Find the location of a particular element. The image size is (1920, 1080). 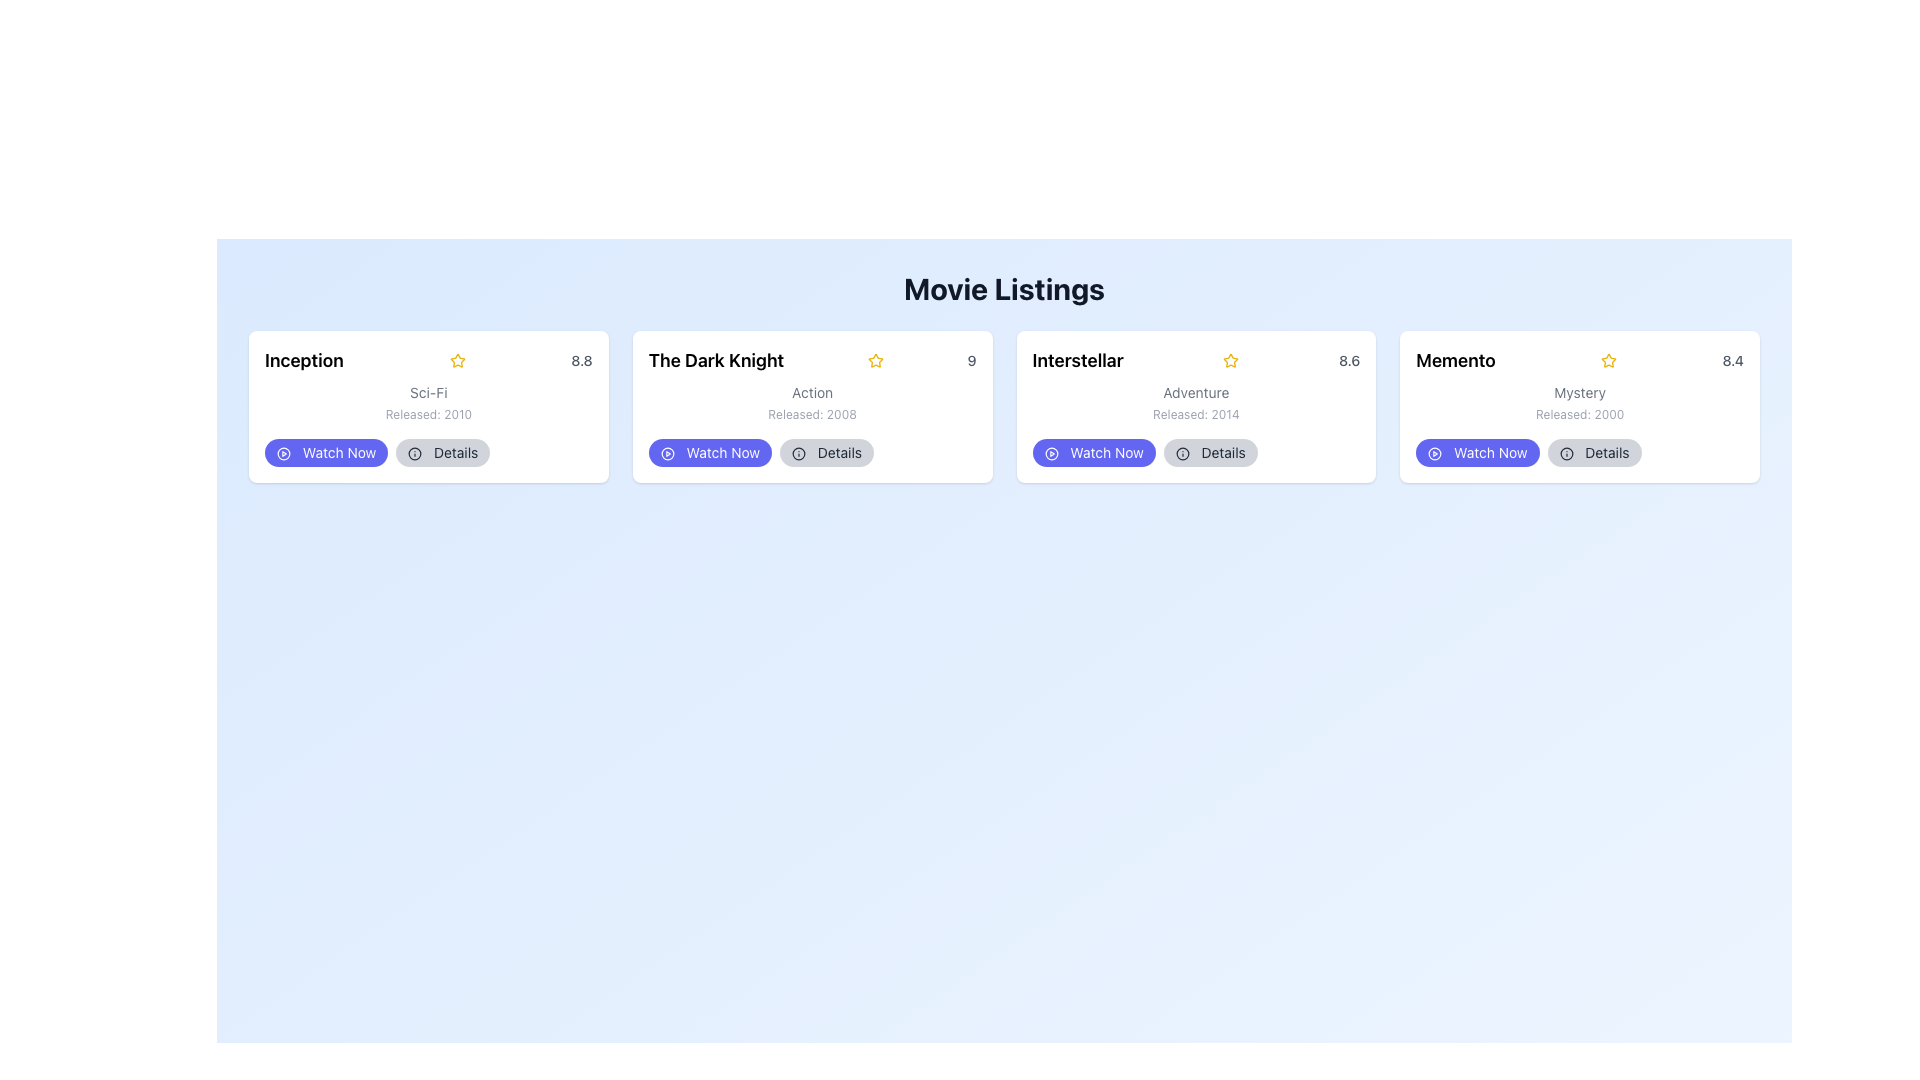

the movie card titled 'The Dark Knight' which contains a yellow star icon and a rating of 9, located in the second column of the movie listings section is located at coordinates (812, 406).